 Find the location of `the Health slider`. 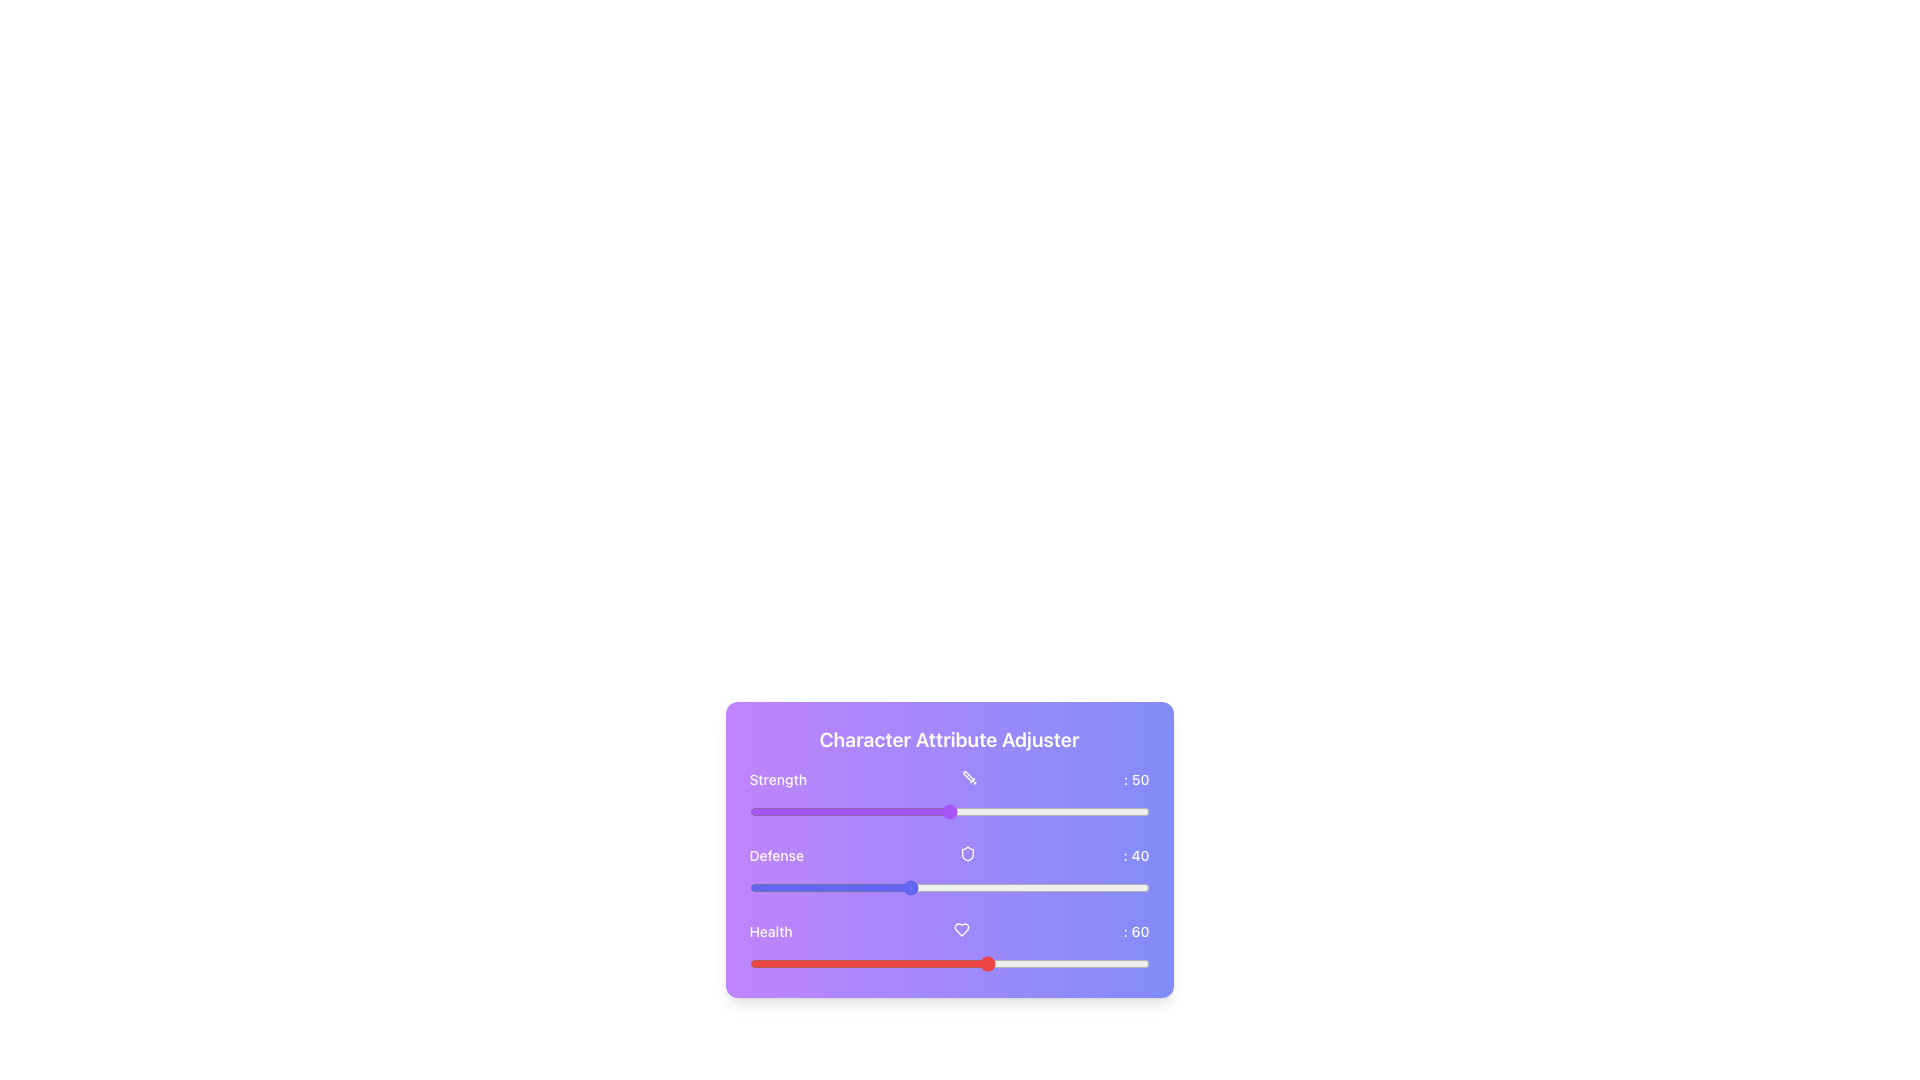

the Health slider is located at coordinates (869, 963).